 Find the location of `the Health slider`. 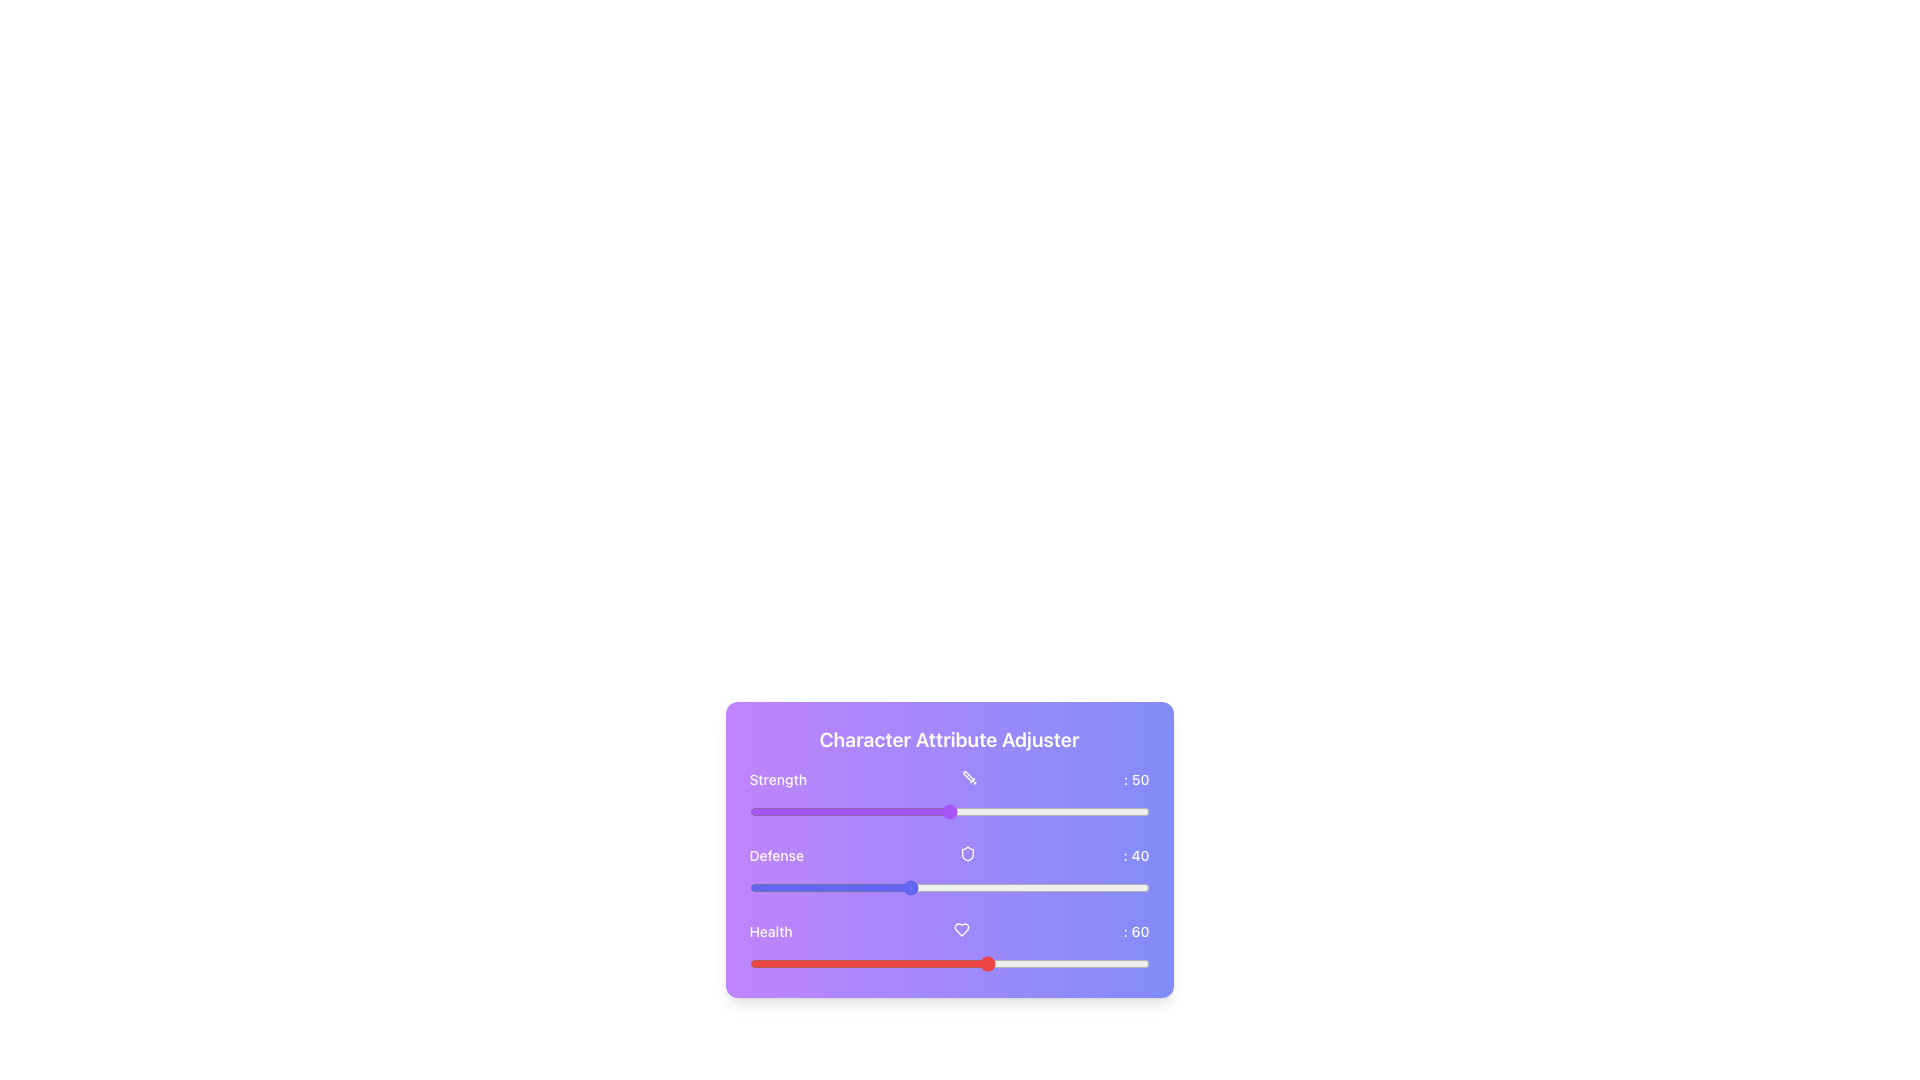

the Health slider is located at coordinates (869, 963).